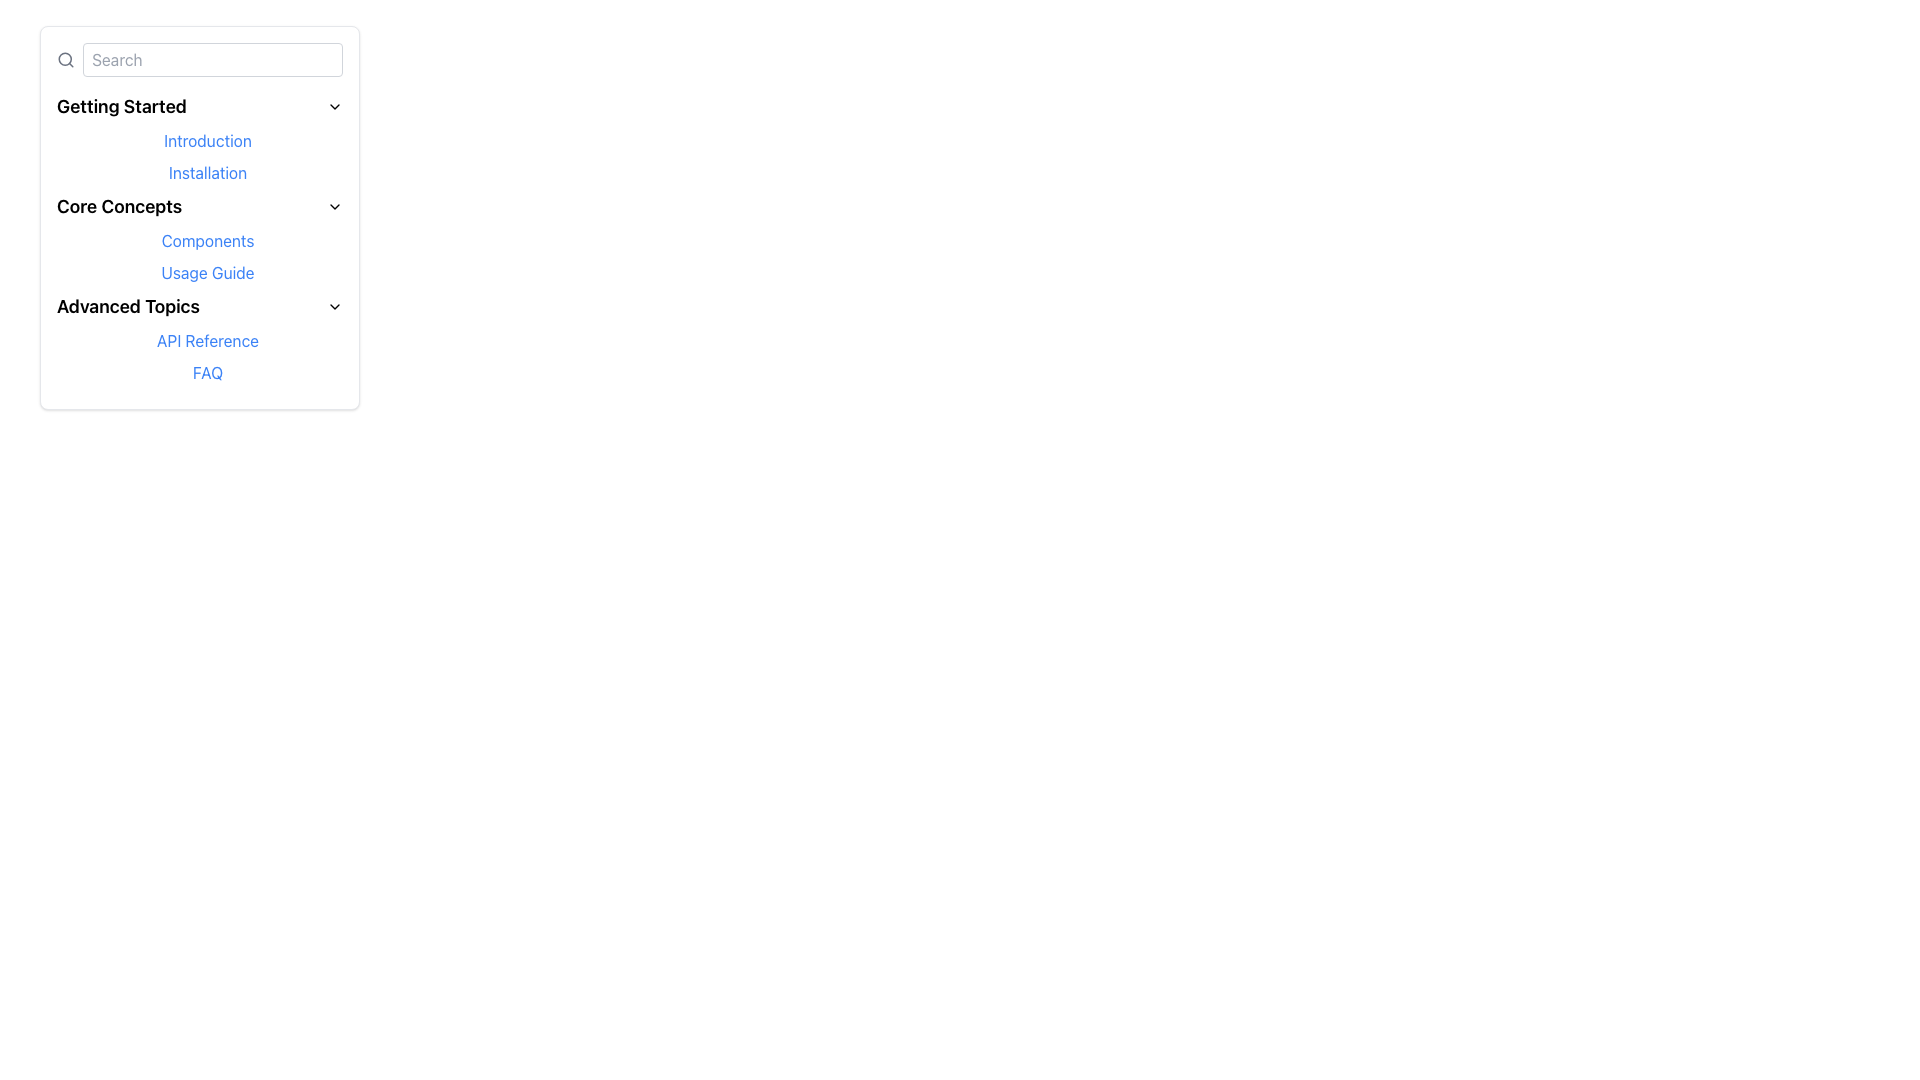  I want to click on the navigational links 'Introduction' and 'Installation' in the 'Getting Started' section of the side navigation menu to observe the hover effects, so click(200, 156).